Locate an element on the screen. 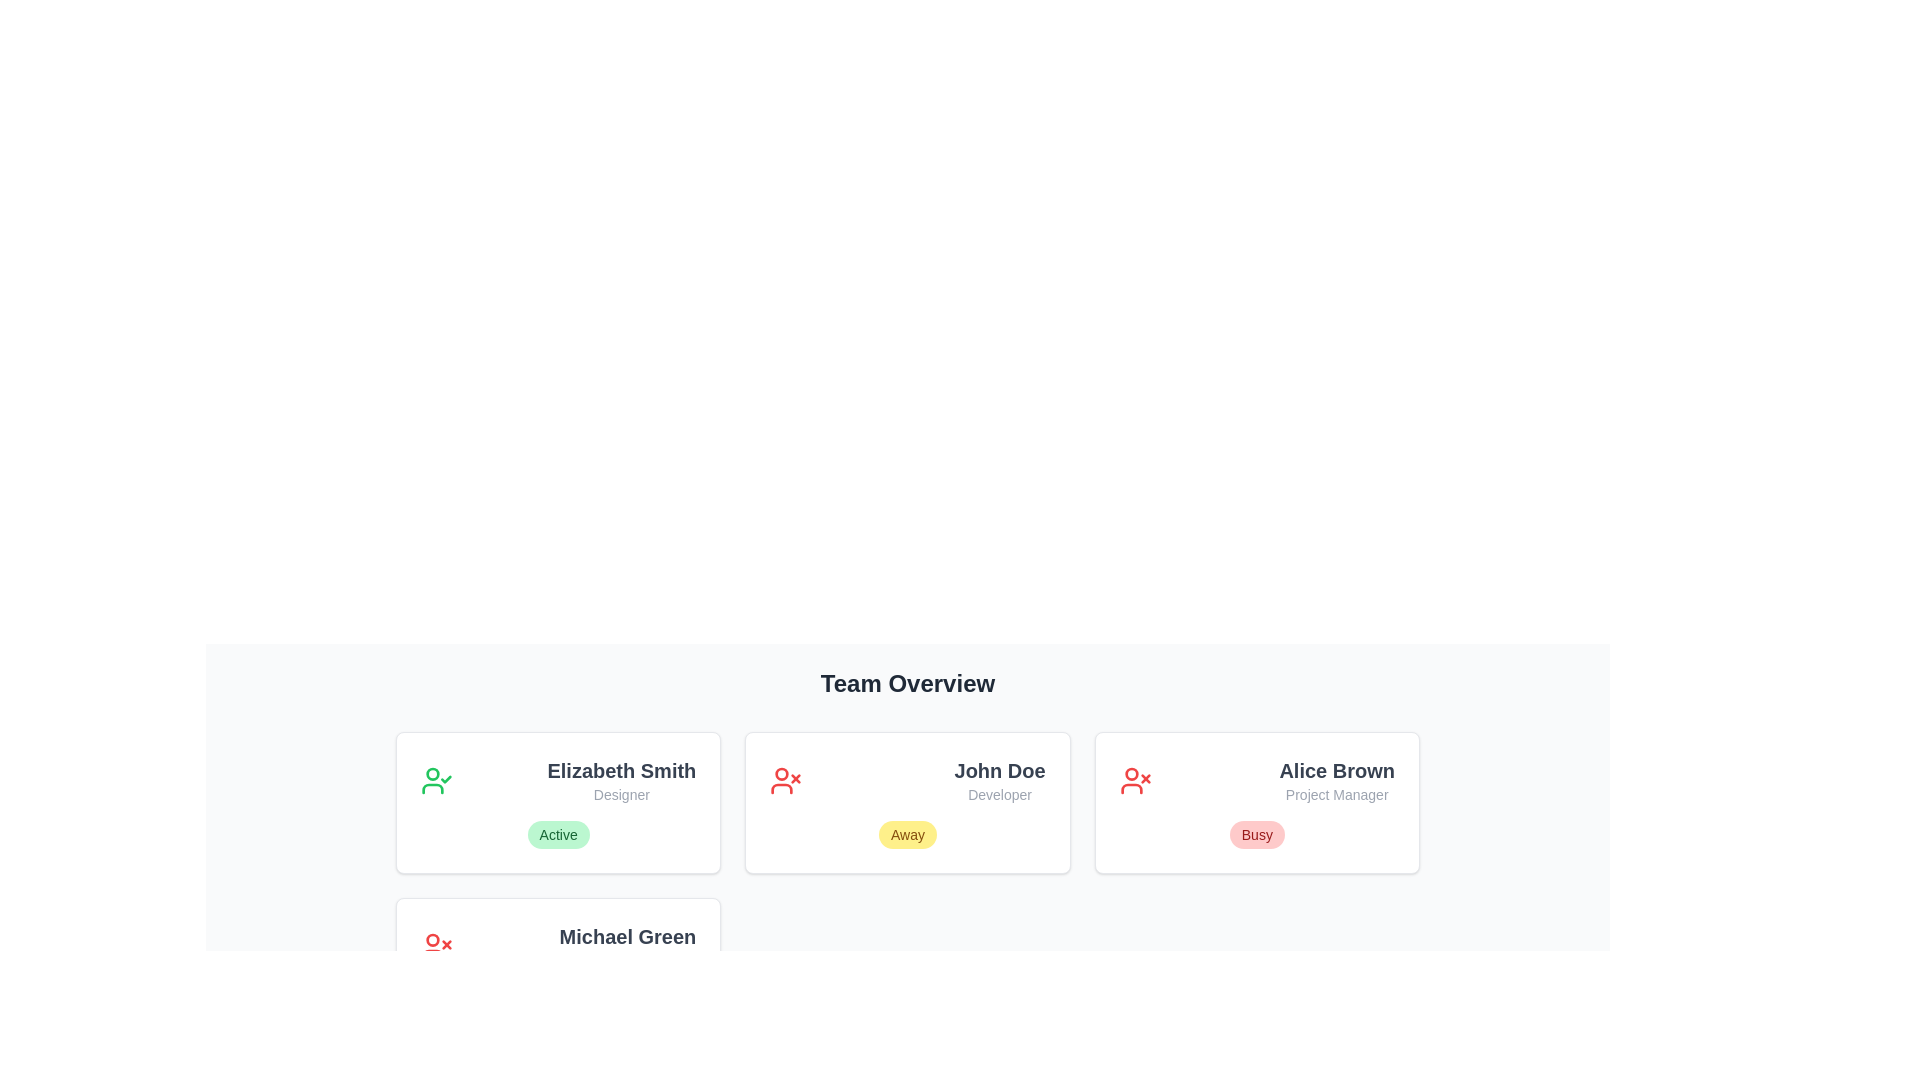  the text label 'Michael Green' is located at coordinates (627, 937).